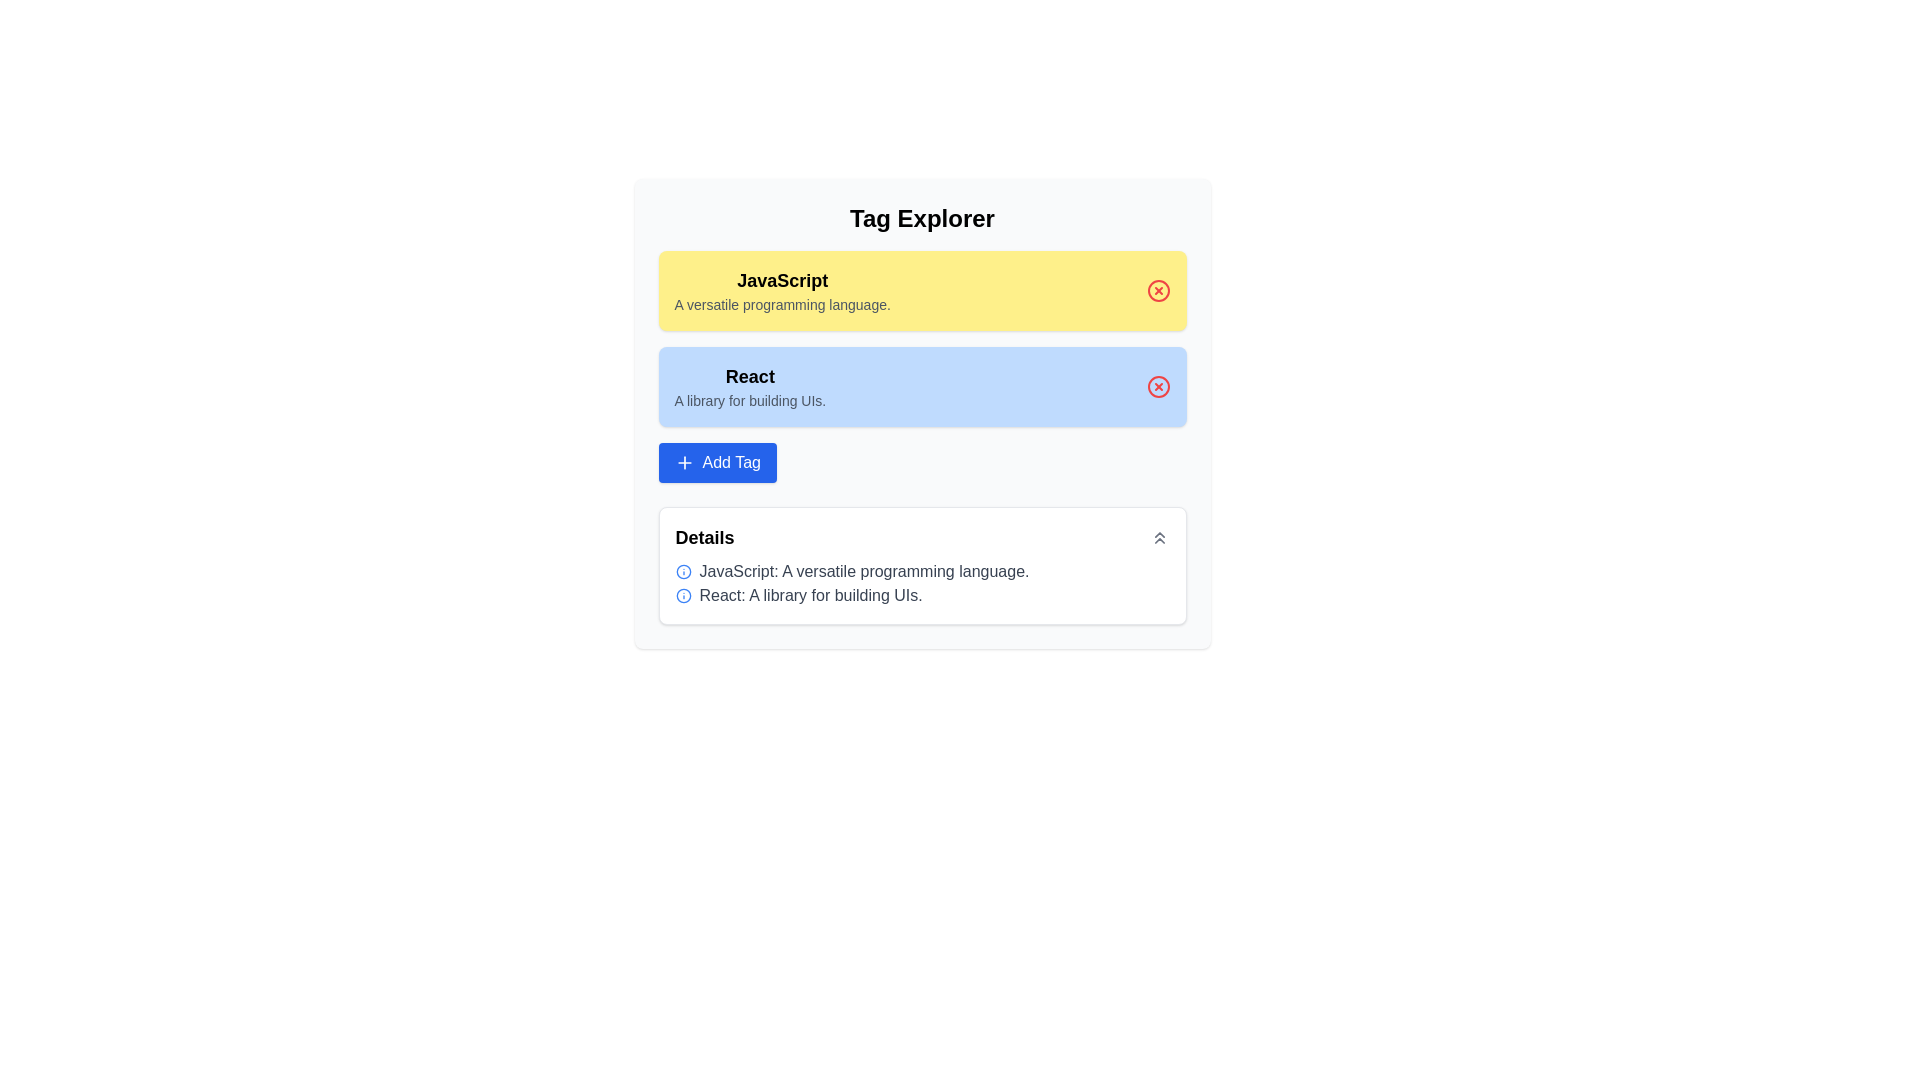  Describe the element at coordinates (684, 462) in the screenshot. I see `the SVG Icon located on the left side of the 'Add Tag' button to initiate the action of adding new items` at that location.